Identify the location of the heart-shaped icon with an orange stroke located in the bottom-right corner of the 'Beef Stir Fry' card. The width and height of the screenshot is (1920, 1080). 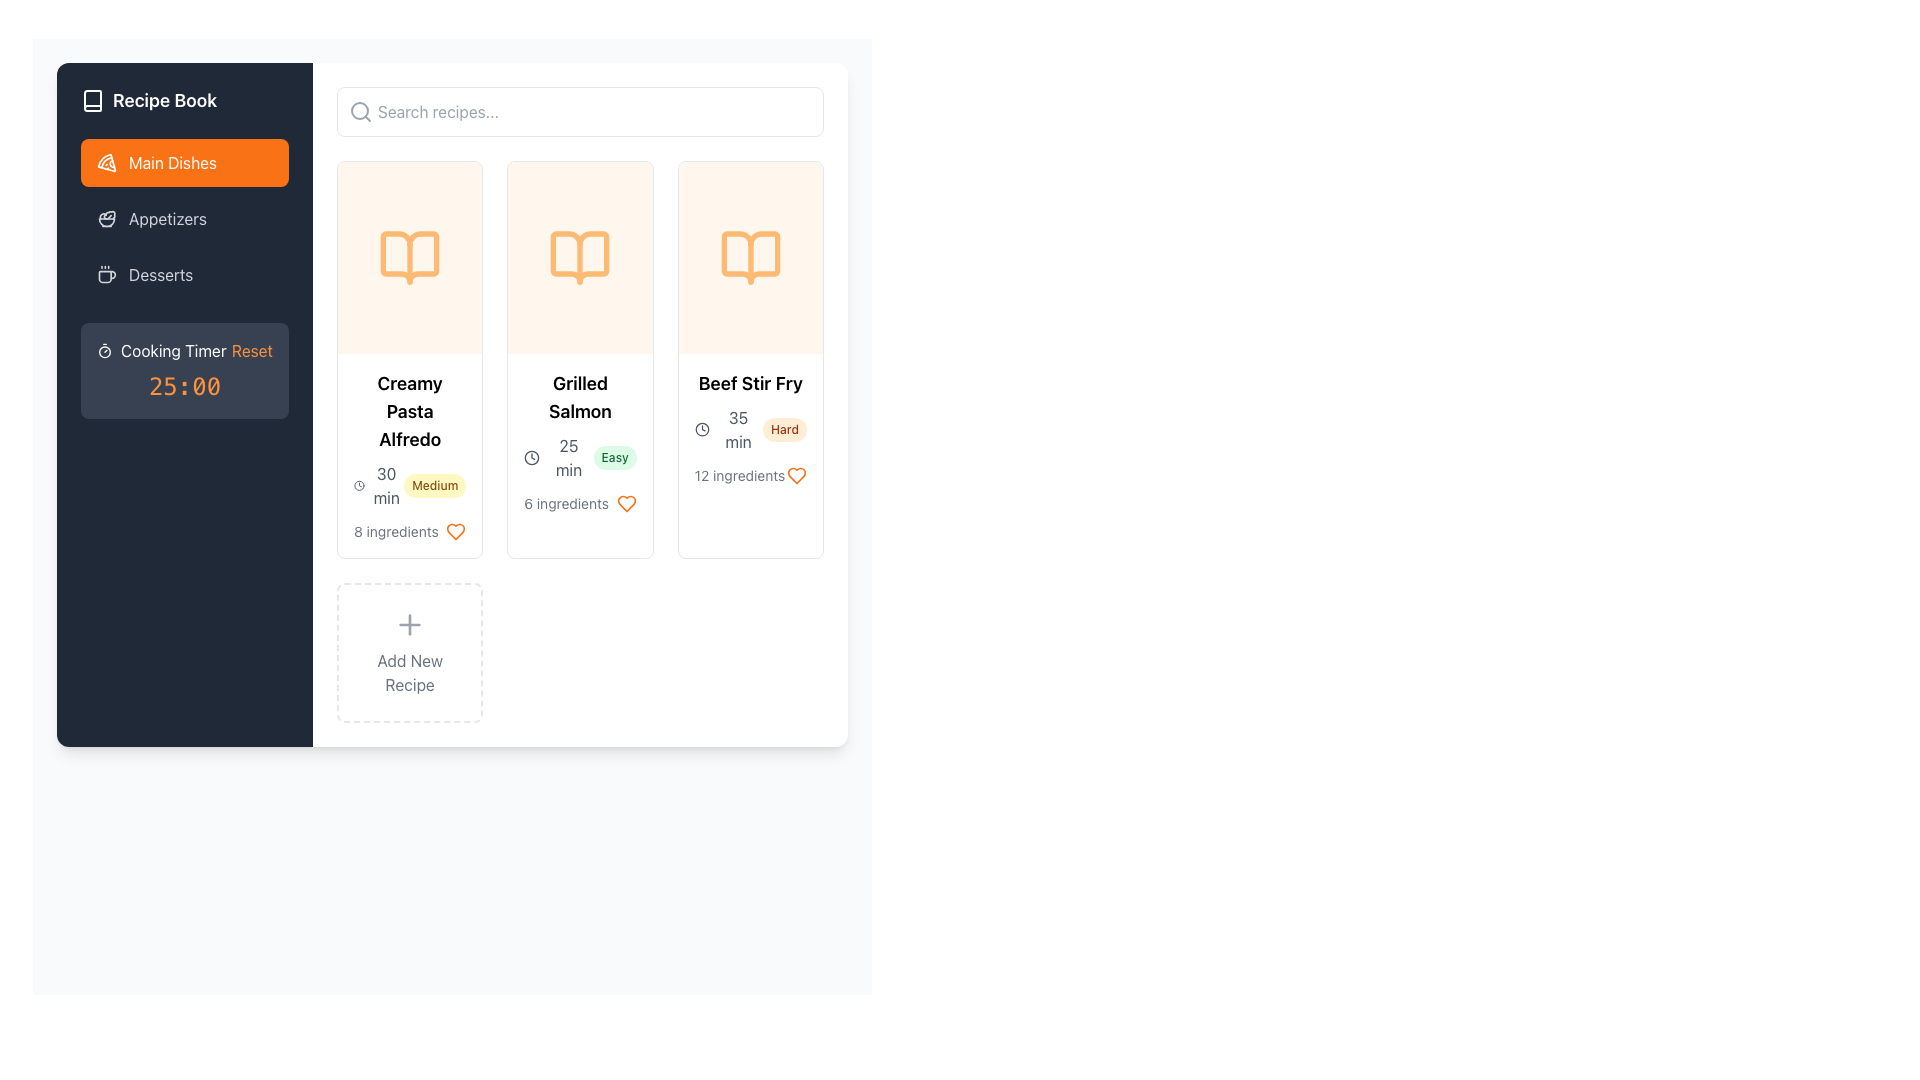
(795, 475).